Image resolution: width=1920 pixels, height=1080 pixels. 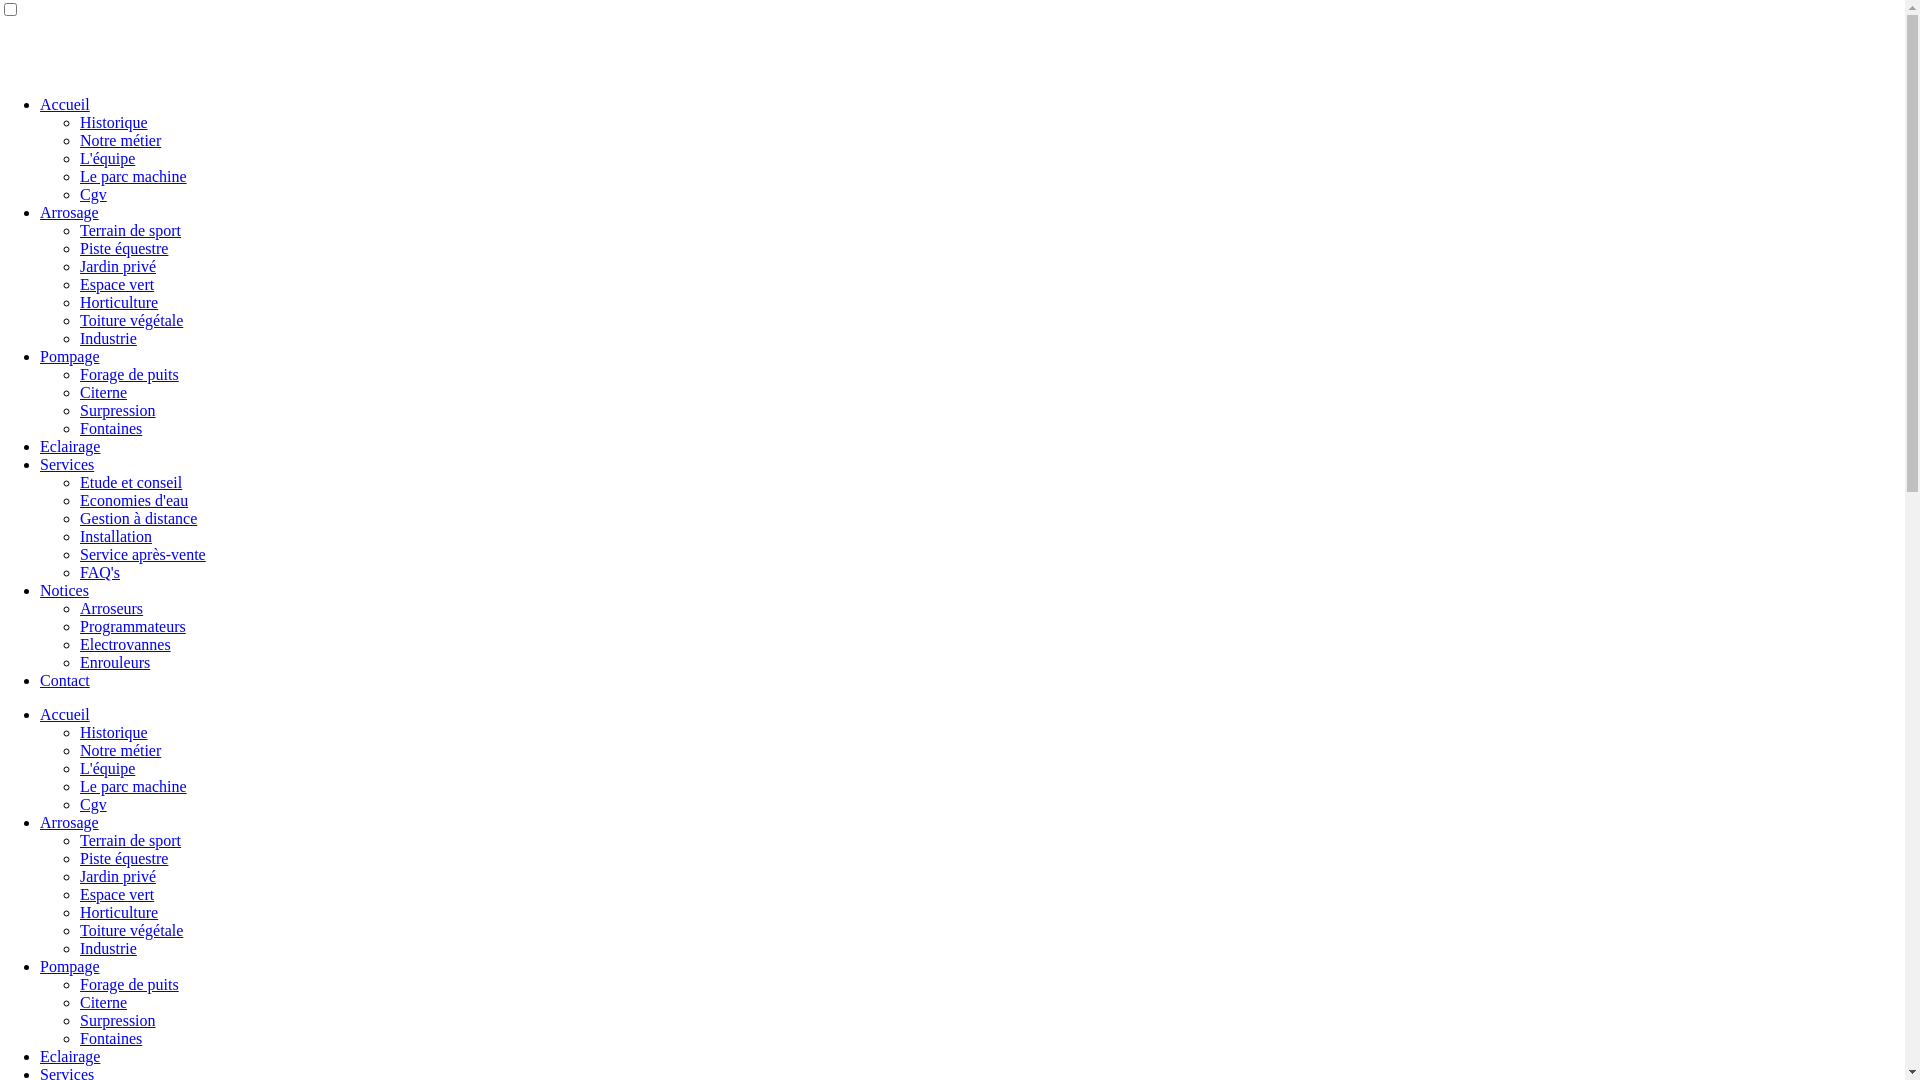 I want to click on 'Accueil', so click(x=65, y=713).